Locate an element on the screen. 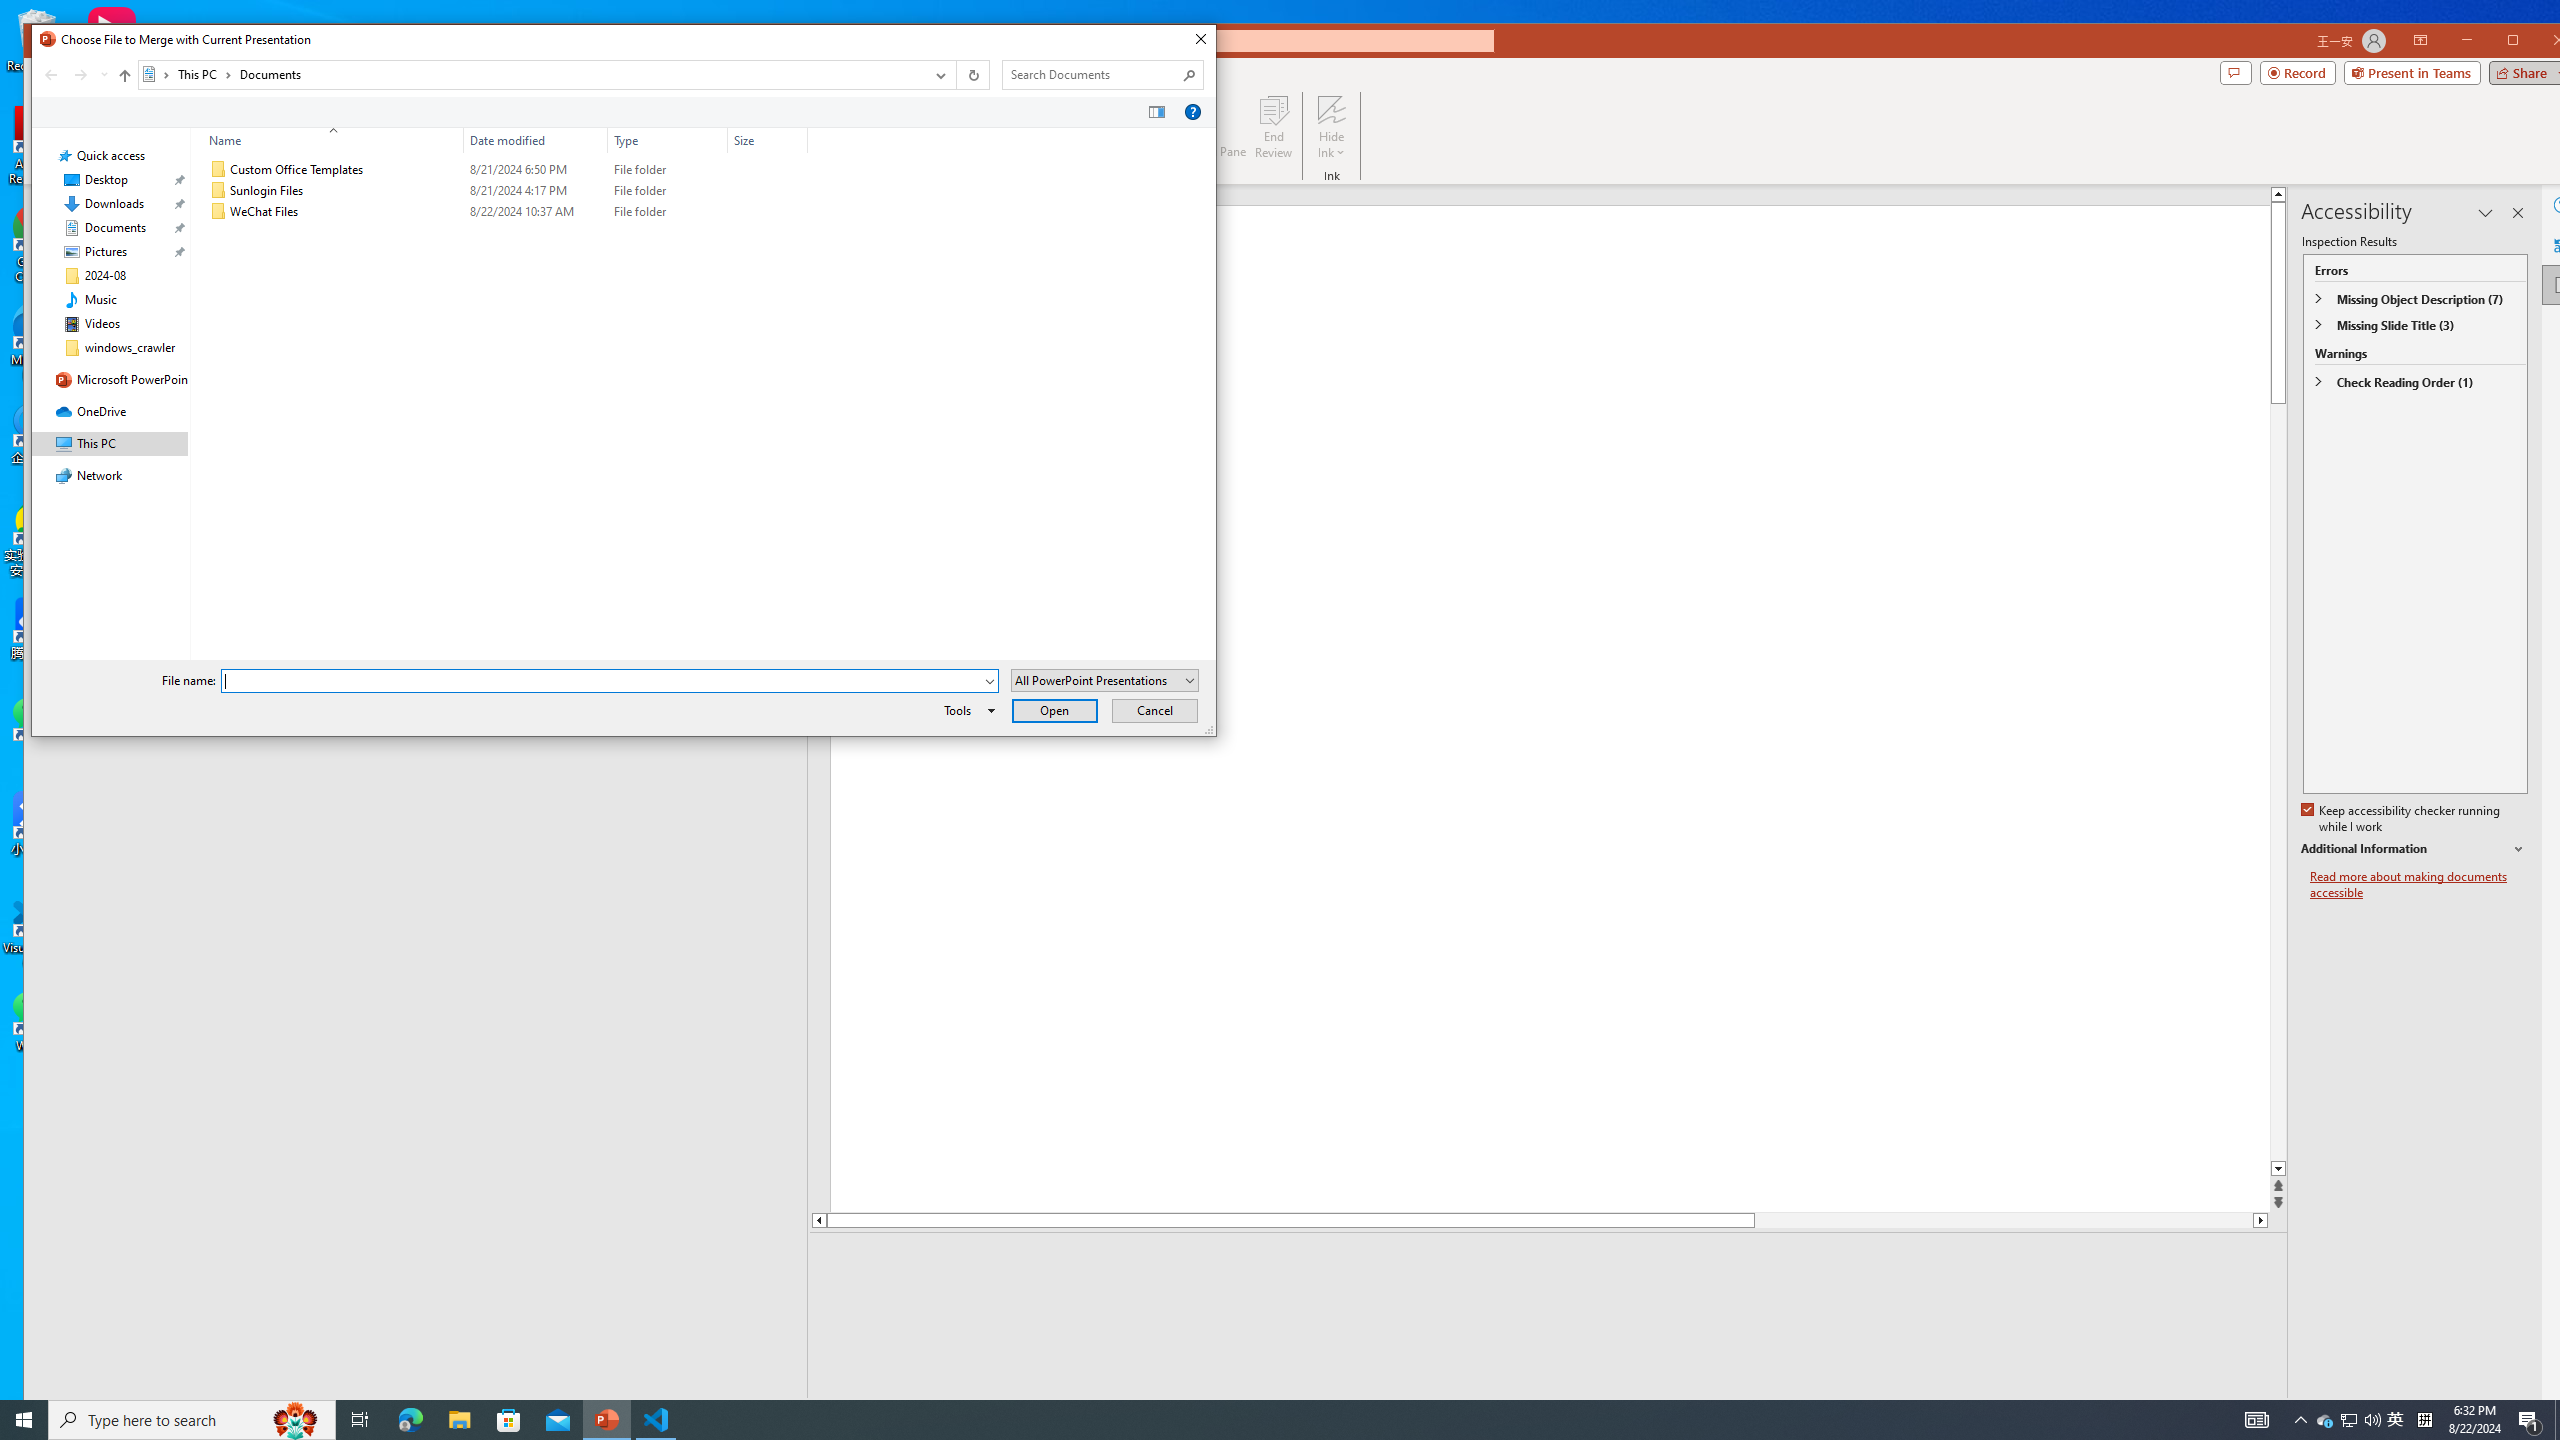  'Recent locations' is located at coordinates (102, 73).